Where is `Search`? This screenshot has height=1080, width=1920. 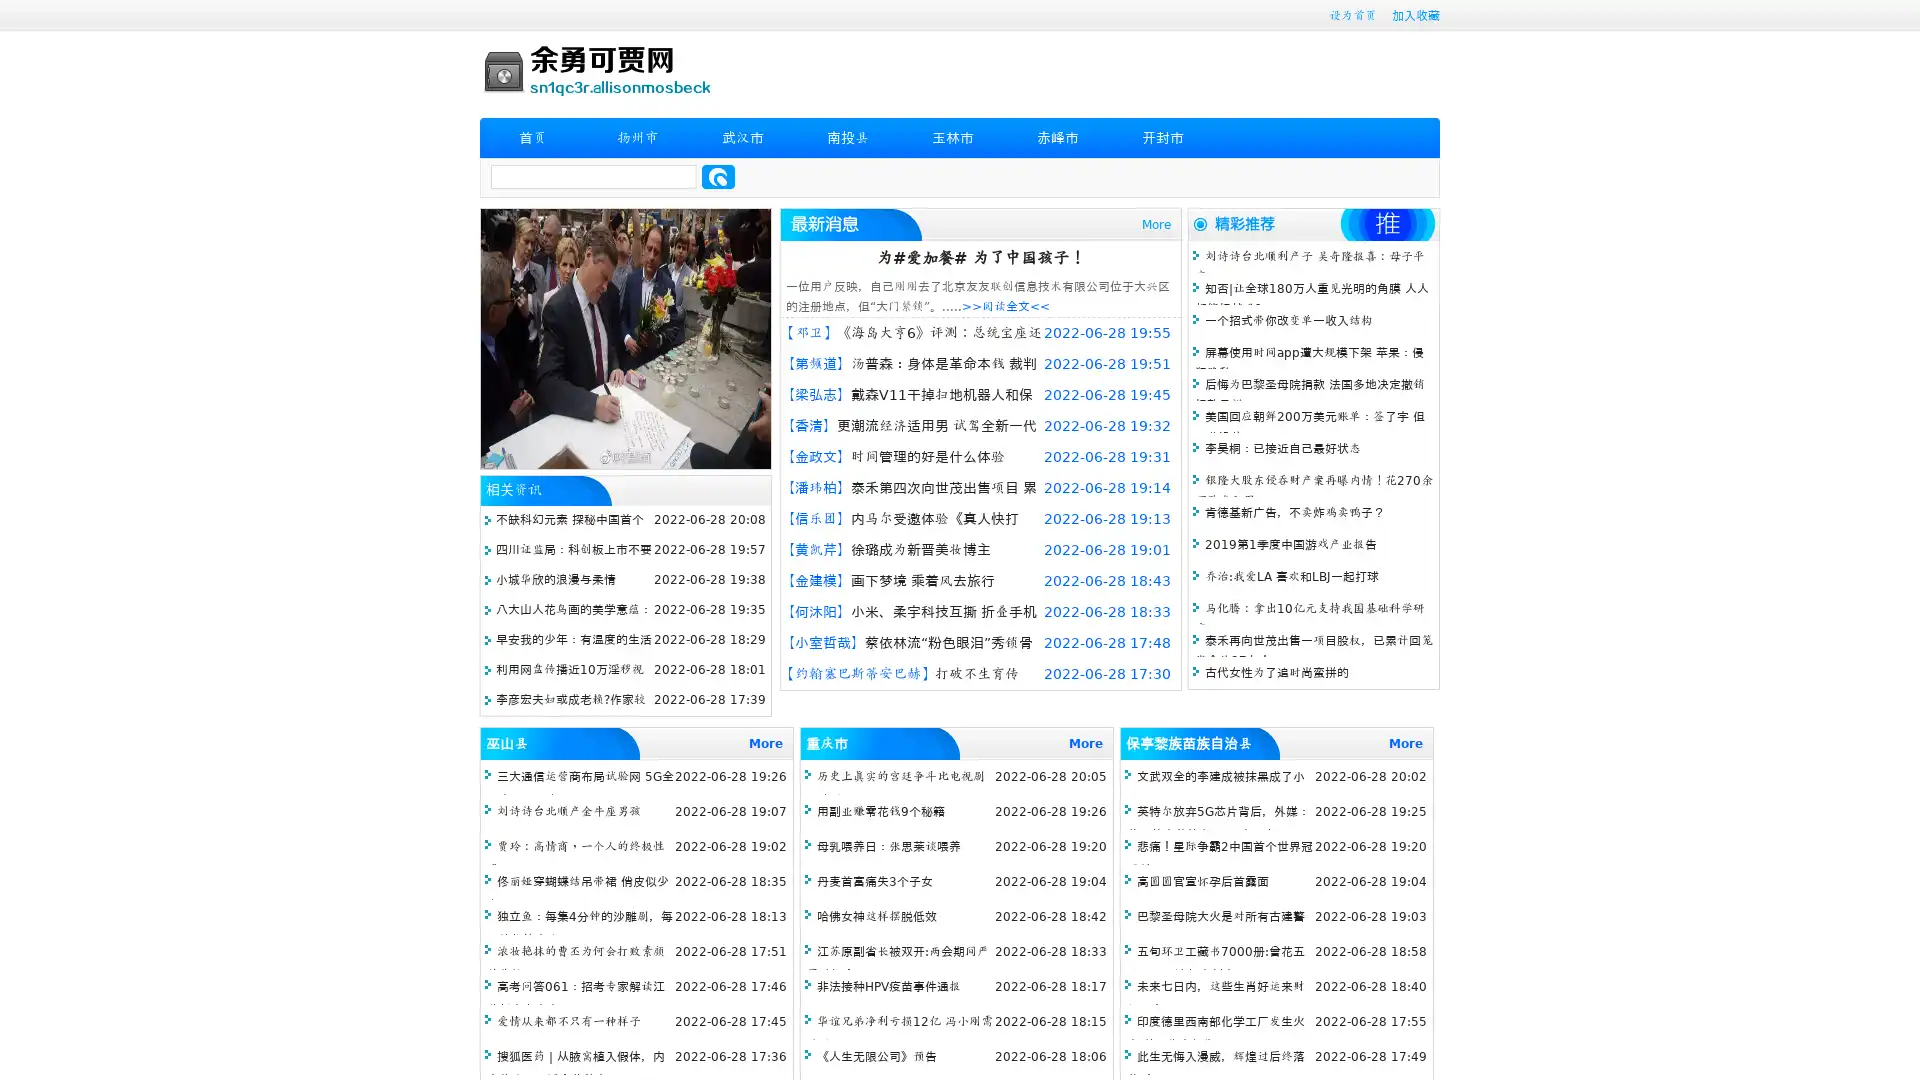
Search is located at coordinates (718, 176).